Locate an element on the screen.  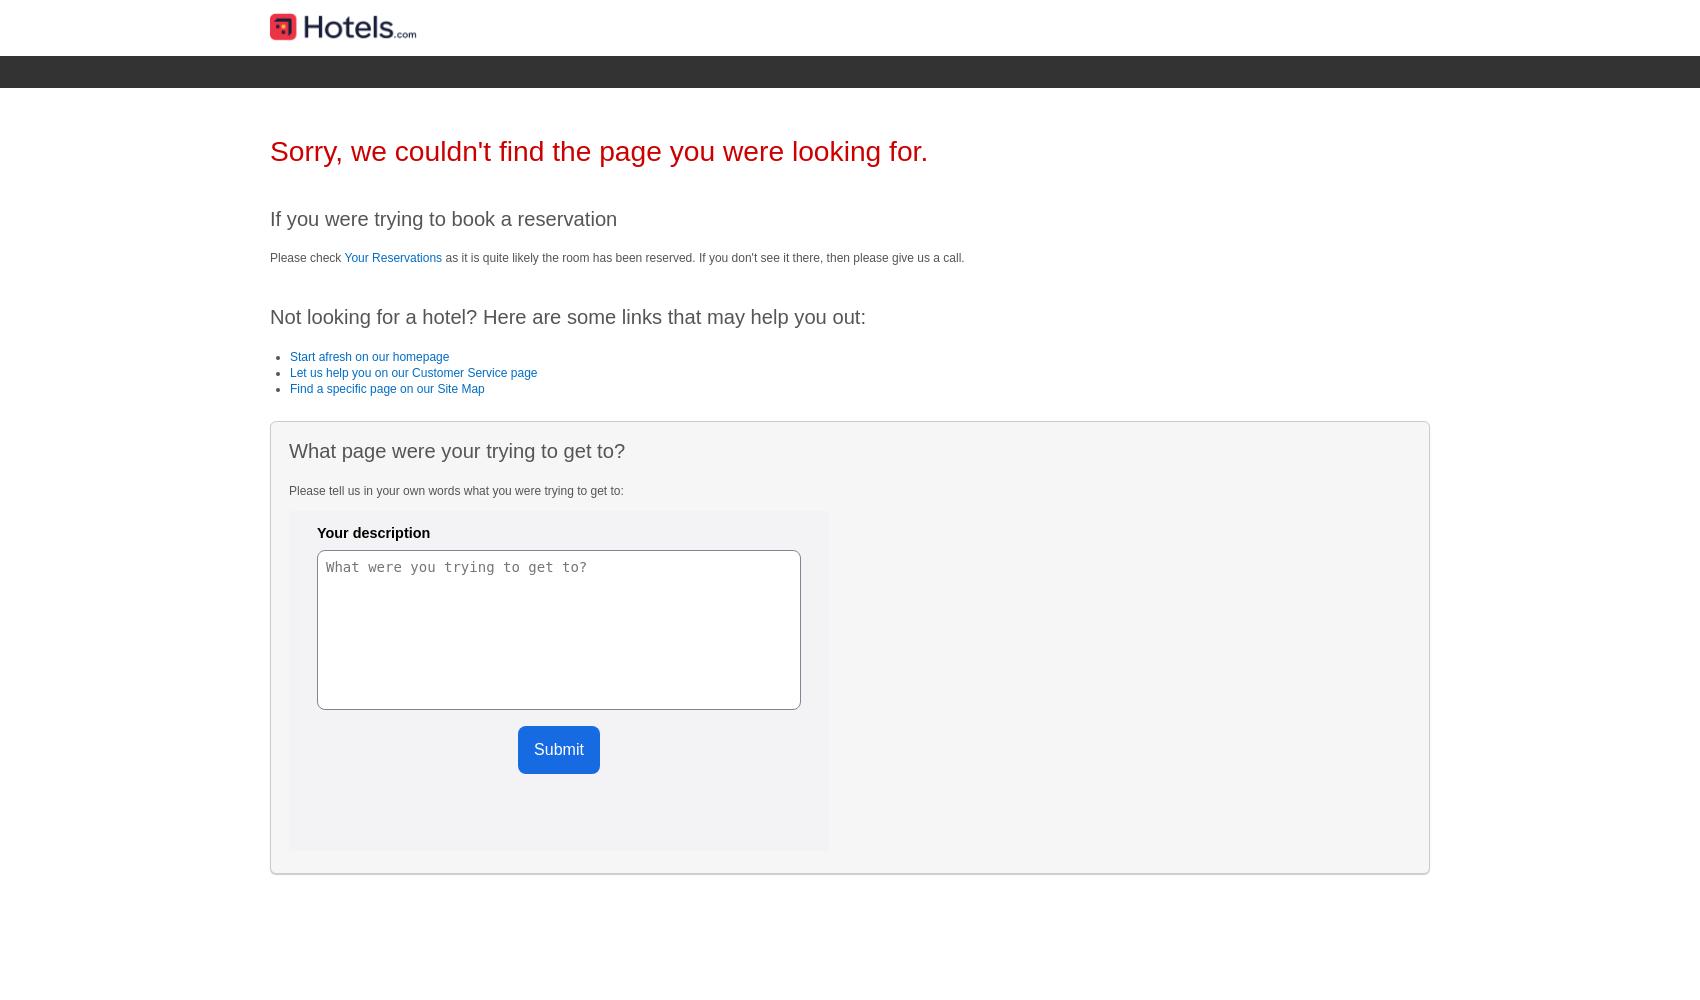
'What page were your trying to get to?' is located at coordinates (456, 450).